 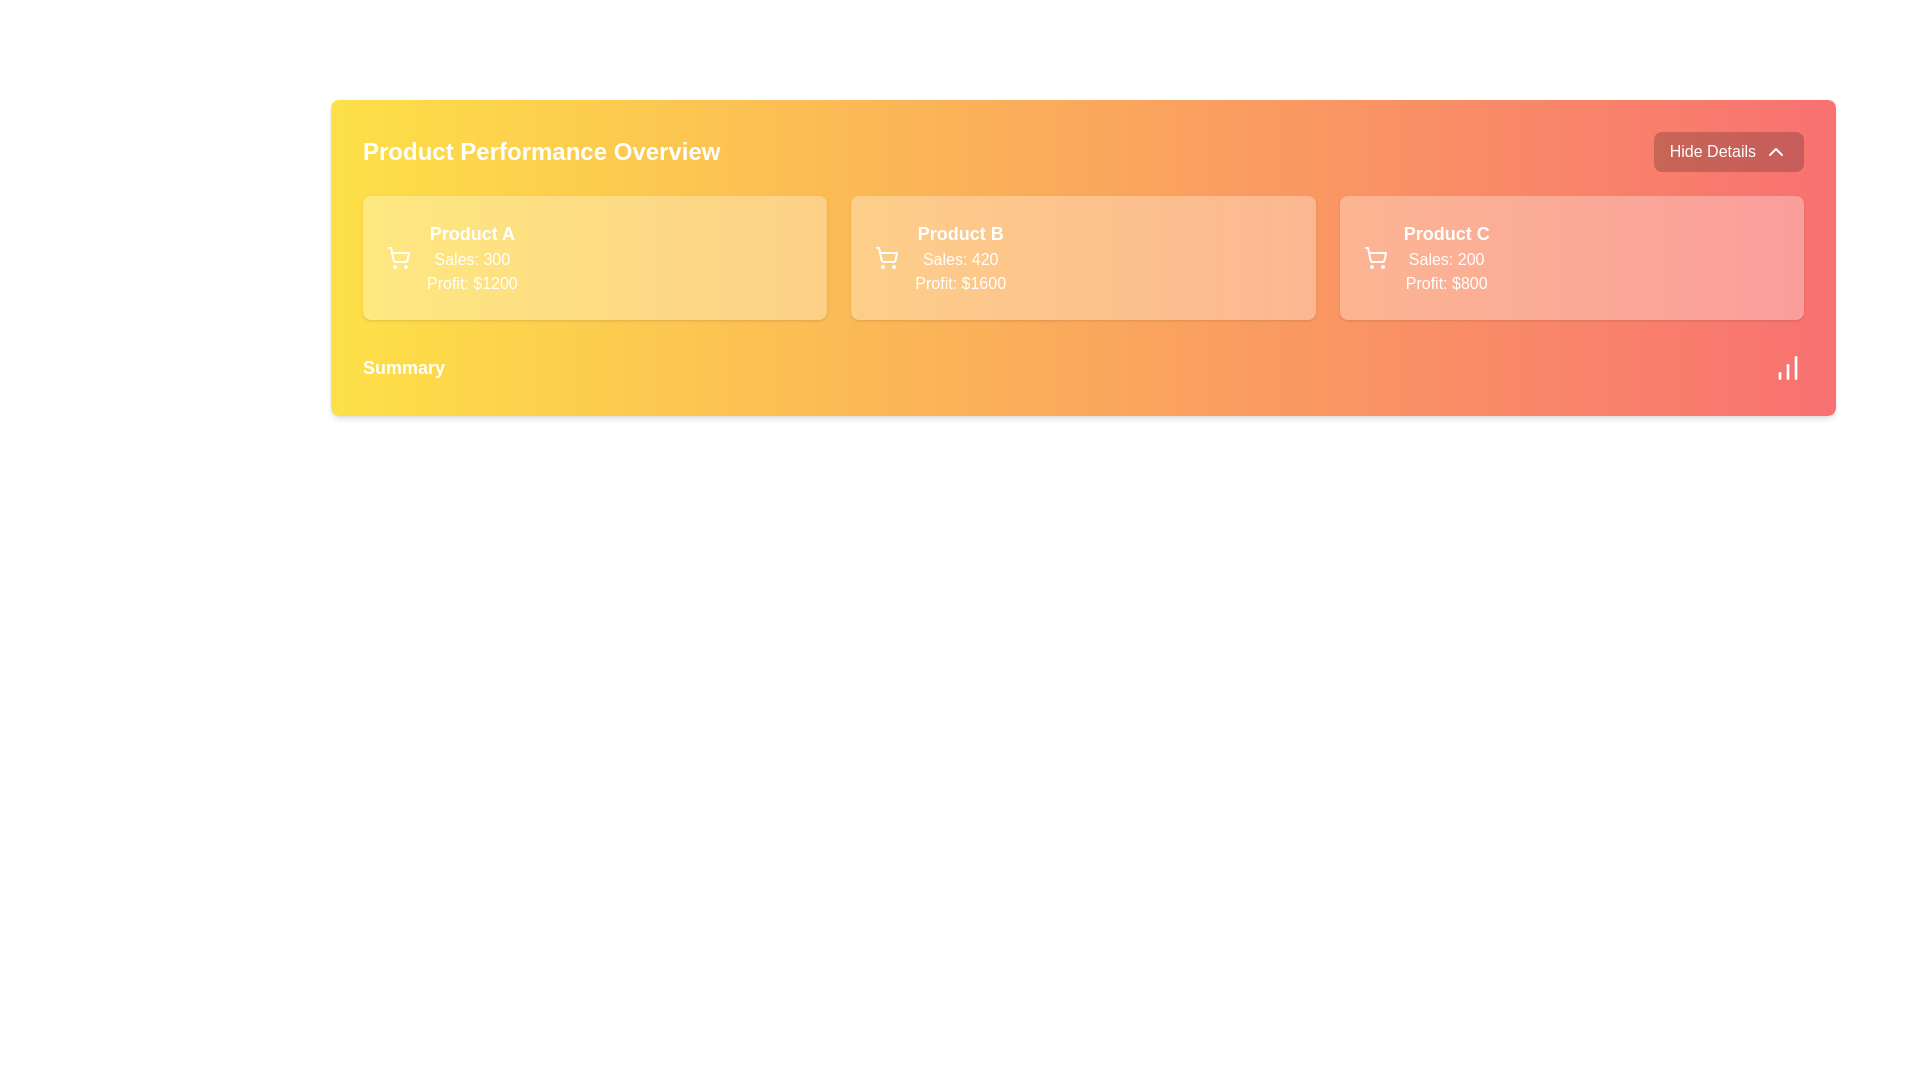 What do you see at coordinates (1446, 258) in the screenshot?
I see `value displayed in the text label showing 'Sales: 200' in bold white font within the 'Product C' card, which is the second text entry below the title and above the profit information` at bounding box center [1446, 258].